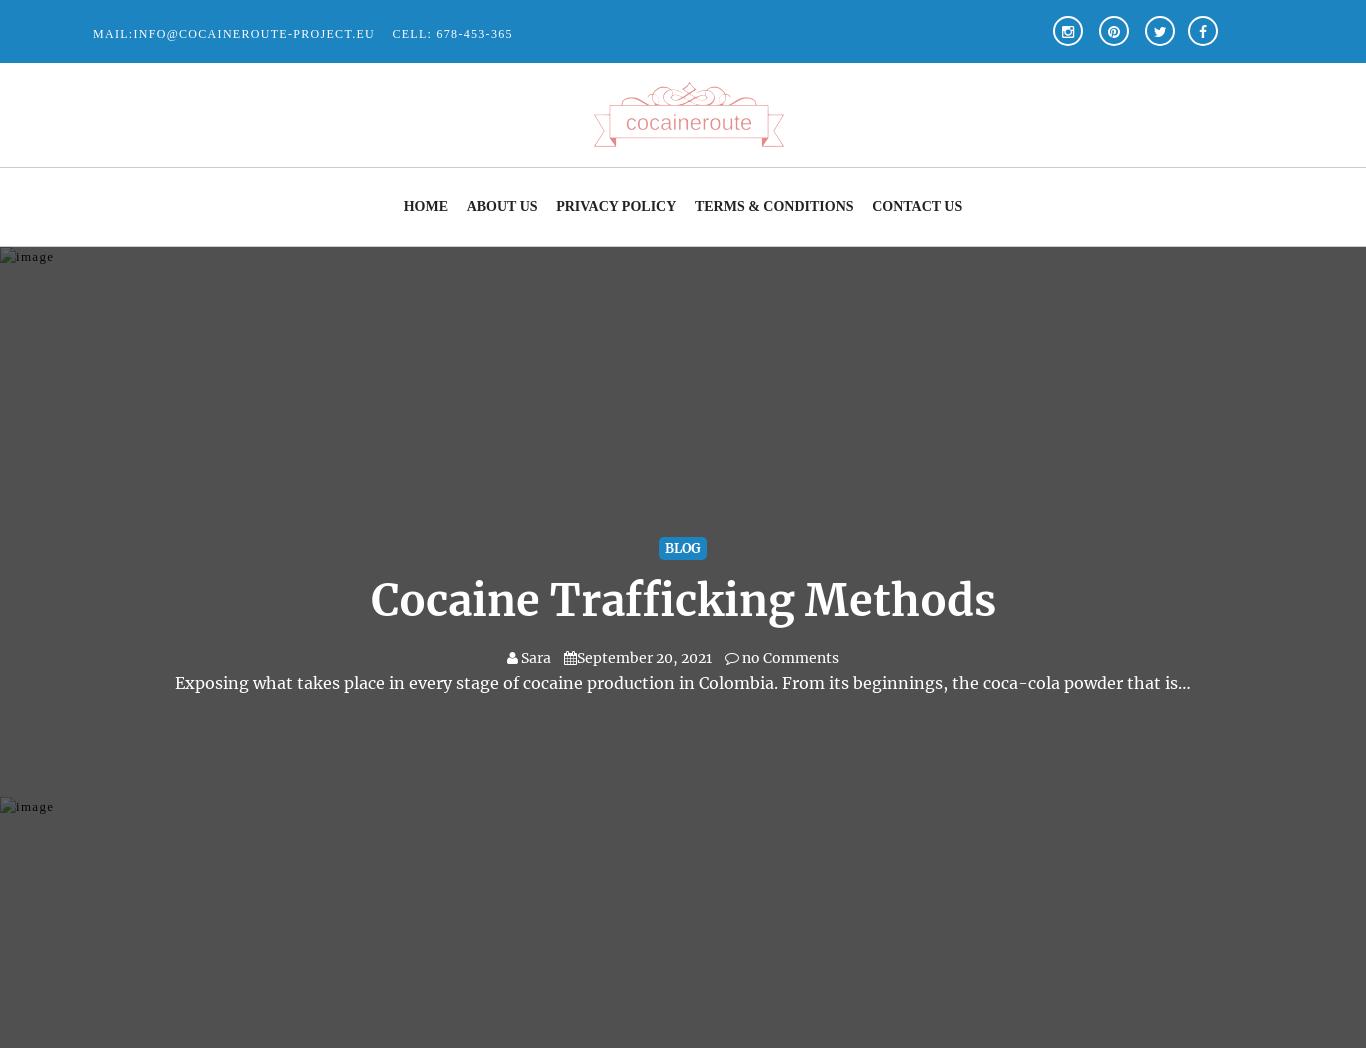 The height and width of the screenshot is (1048, 1366). What do you see at coordinates (501, 205) in the screenshot?
I see `'About Us'` at bounding box center [501, 205].